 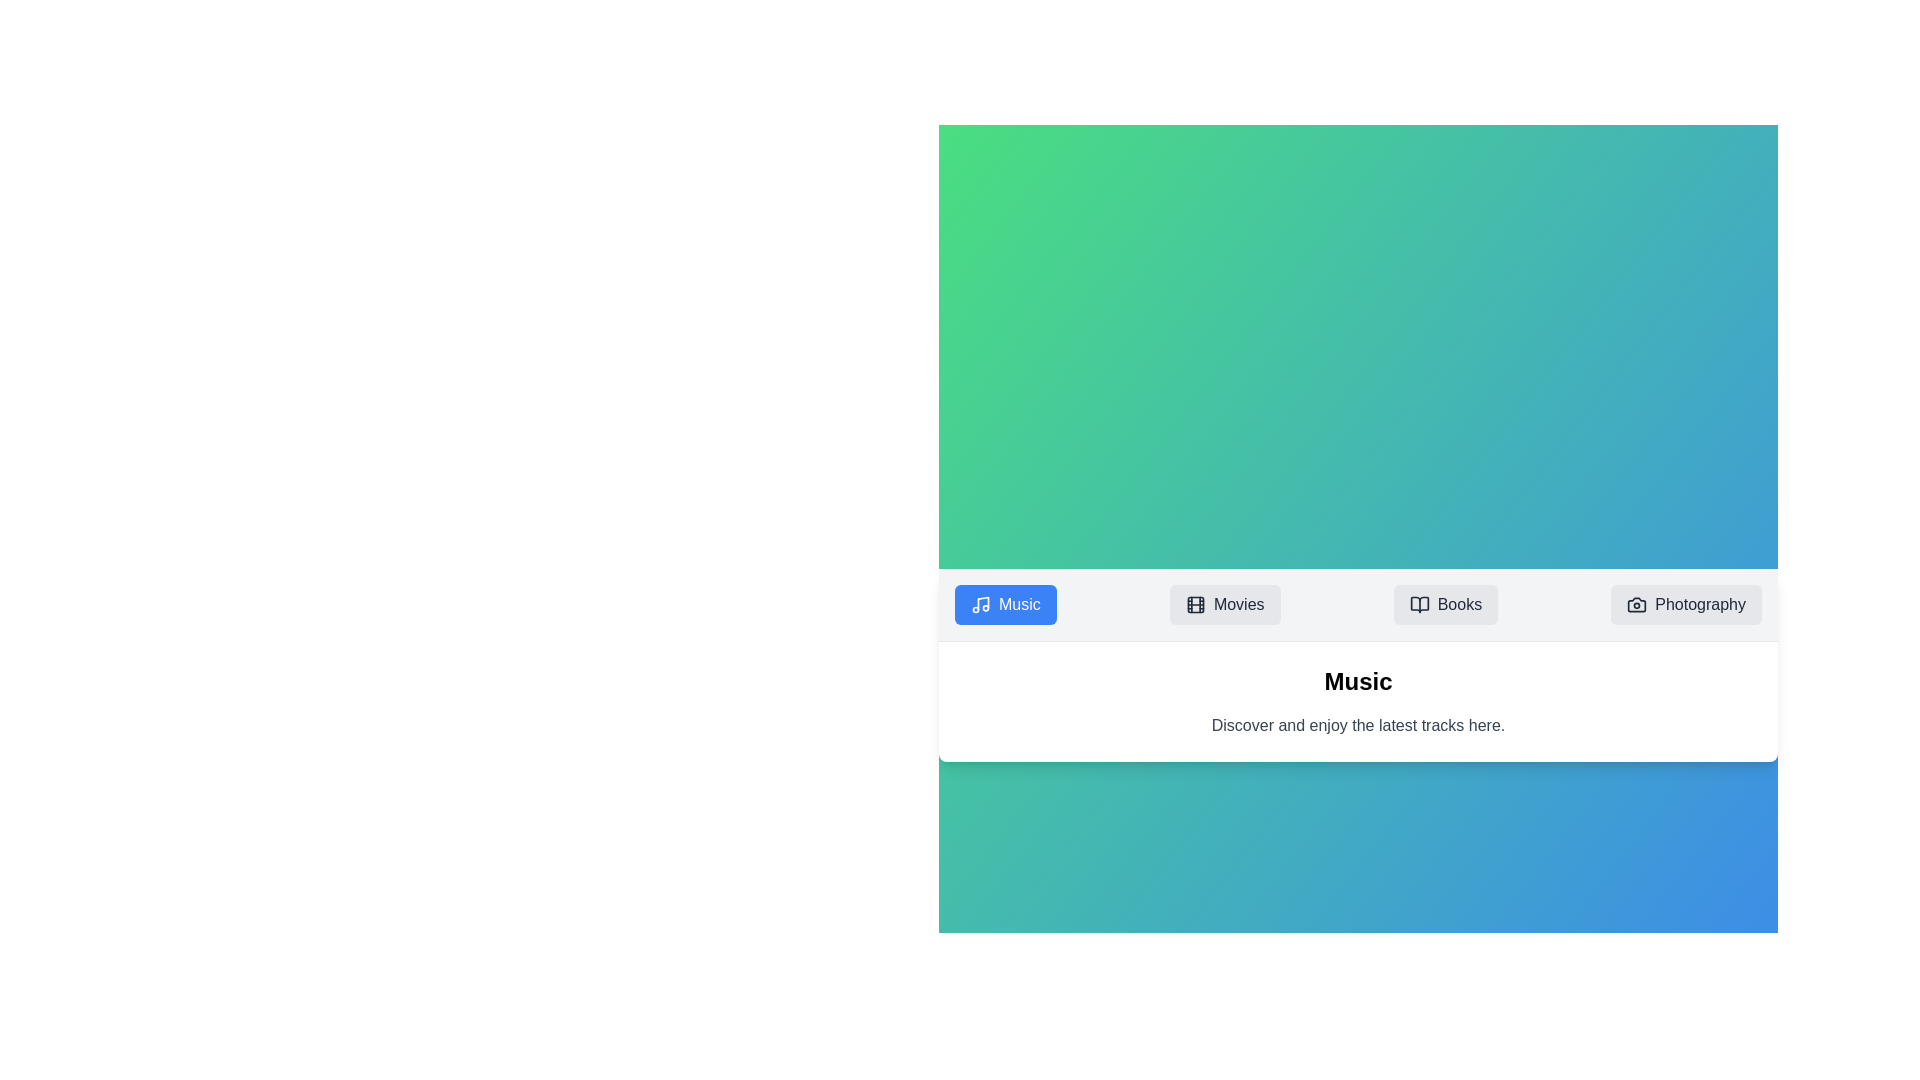 I want to click on the compact music note icon located at the leftmost side of the navigation bar, so click(x=980, y=603).